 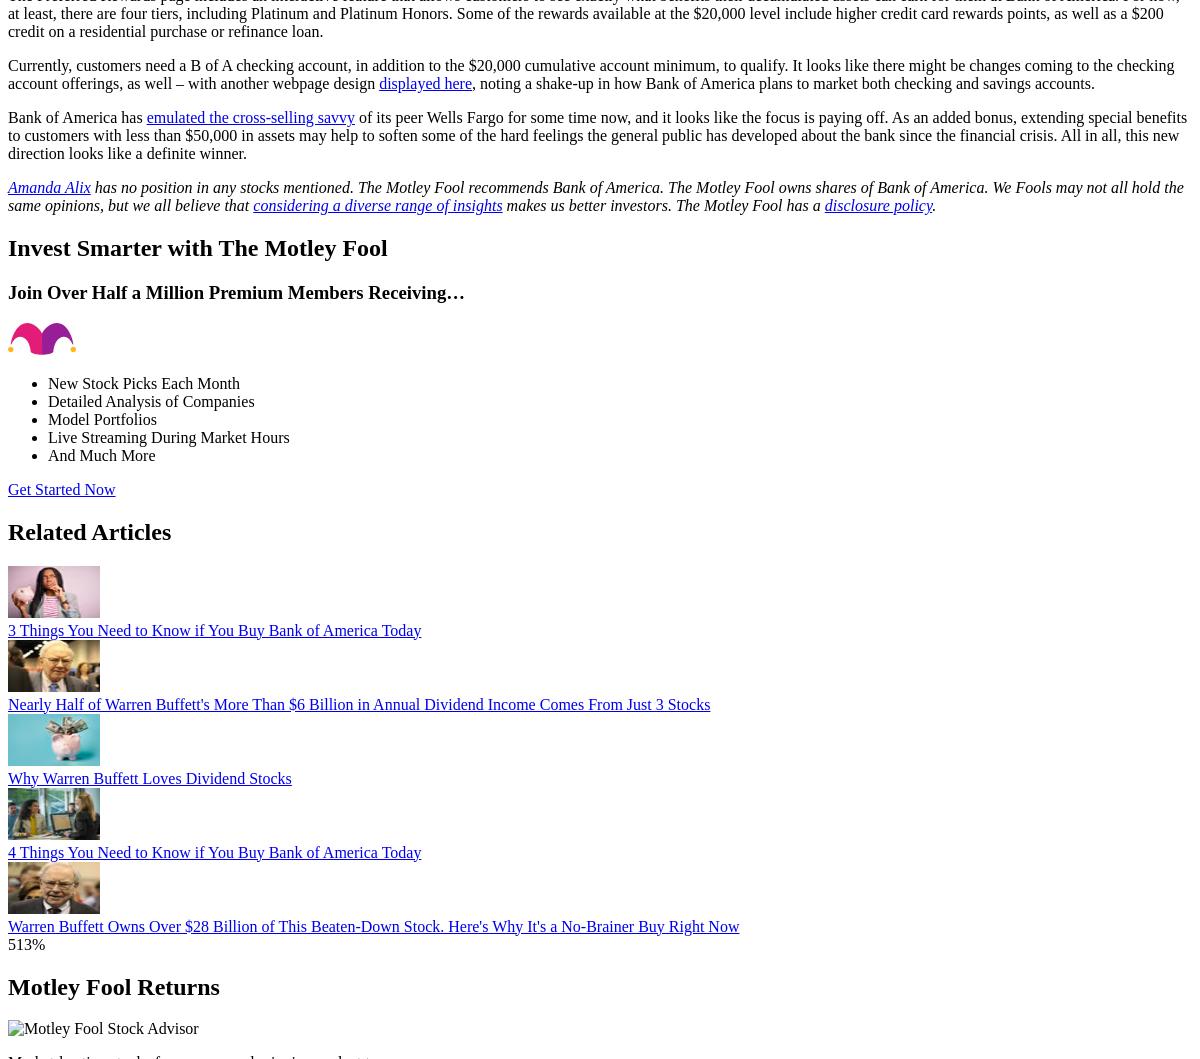 I want to click on 'Join Over Half a Million Premium Members Receiving…', so click(x=235, y=292).